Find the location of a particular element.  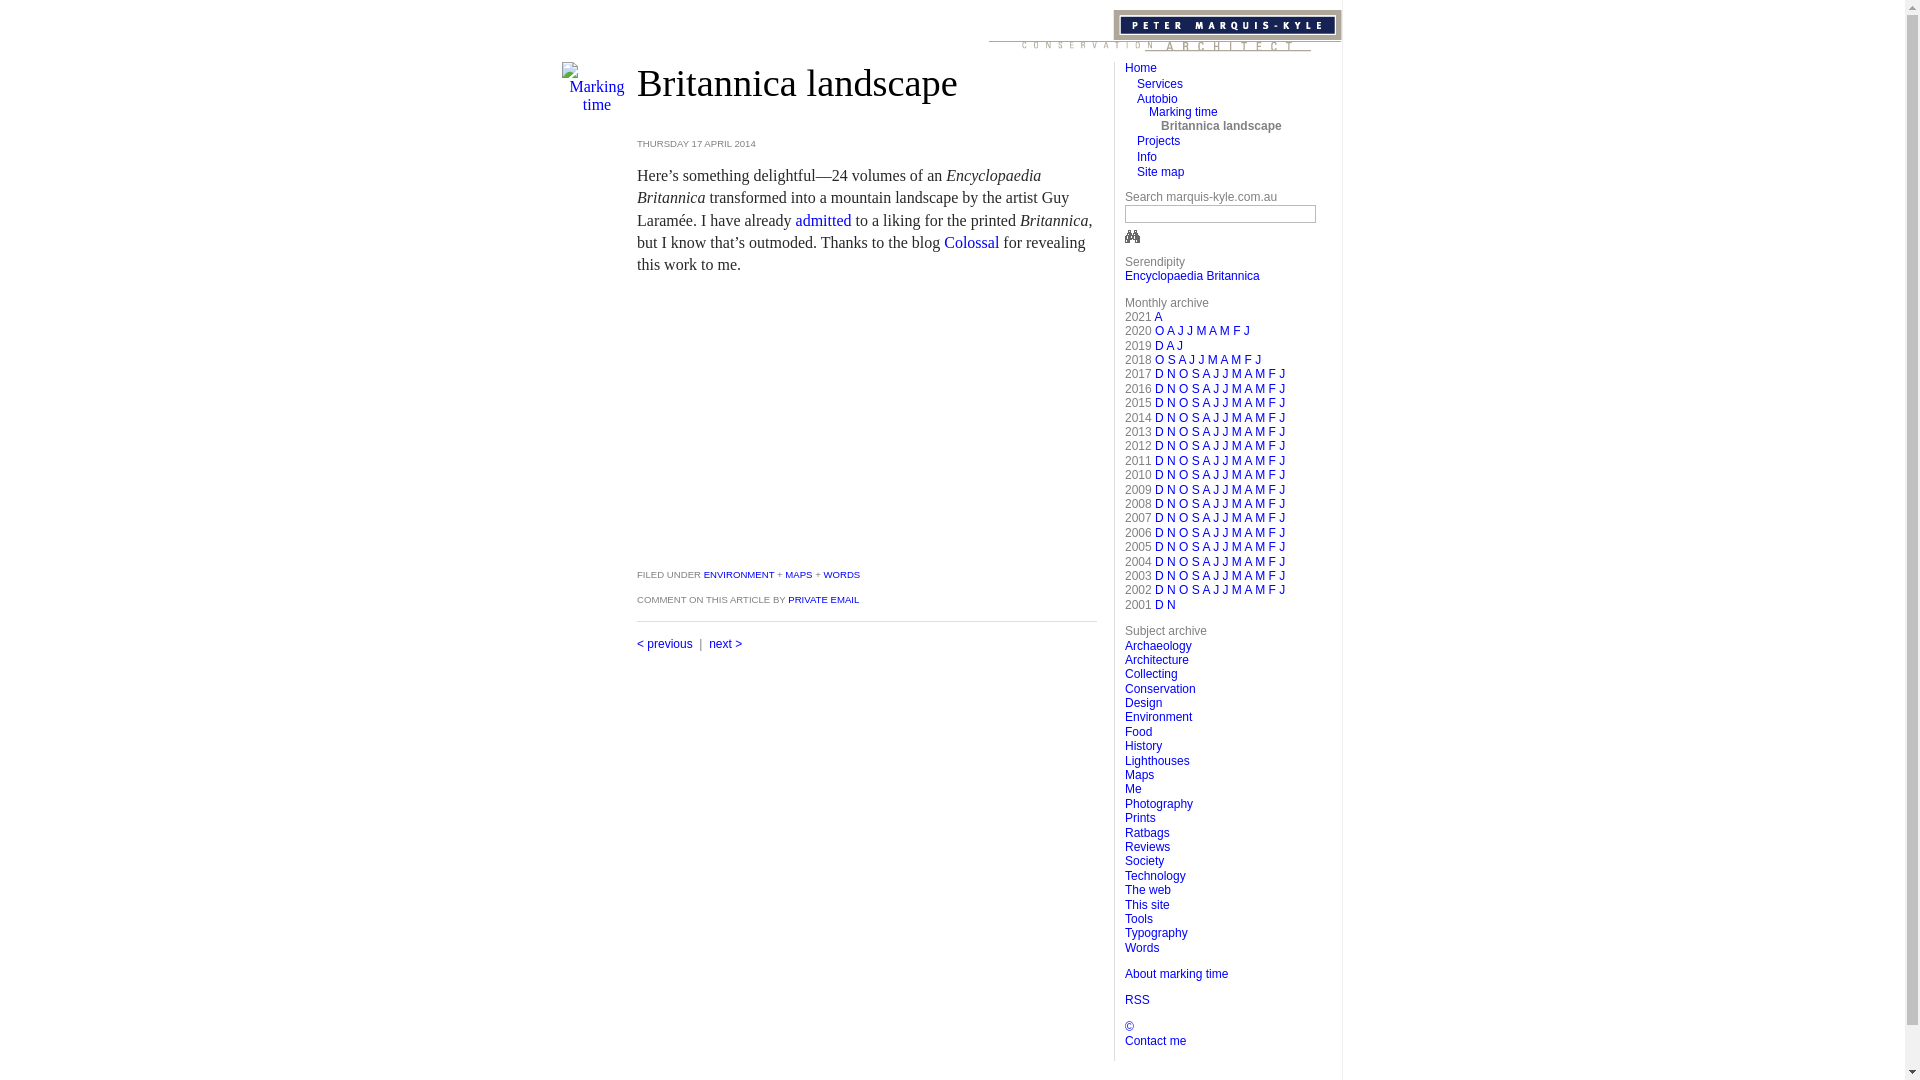

'Reviews' is located at coordinates (1147, 847).